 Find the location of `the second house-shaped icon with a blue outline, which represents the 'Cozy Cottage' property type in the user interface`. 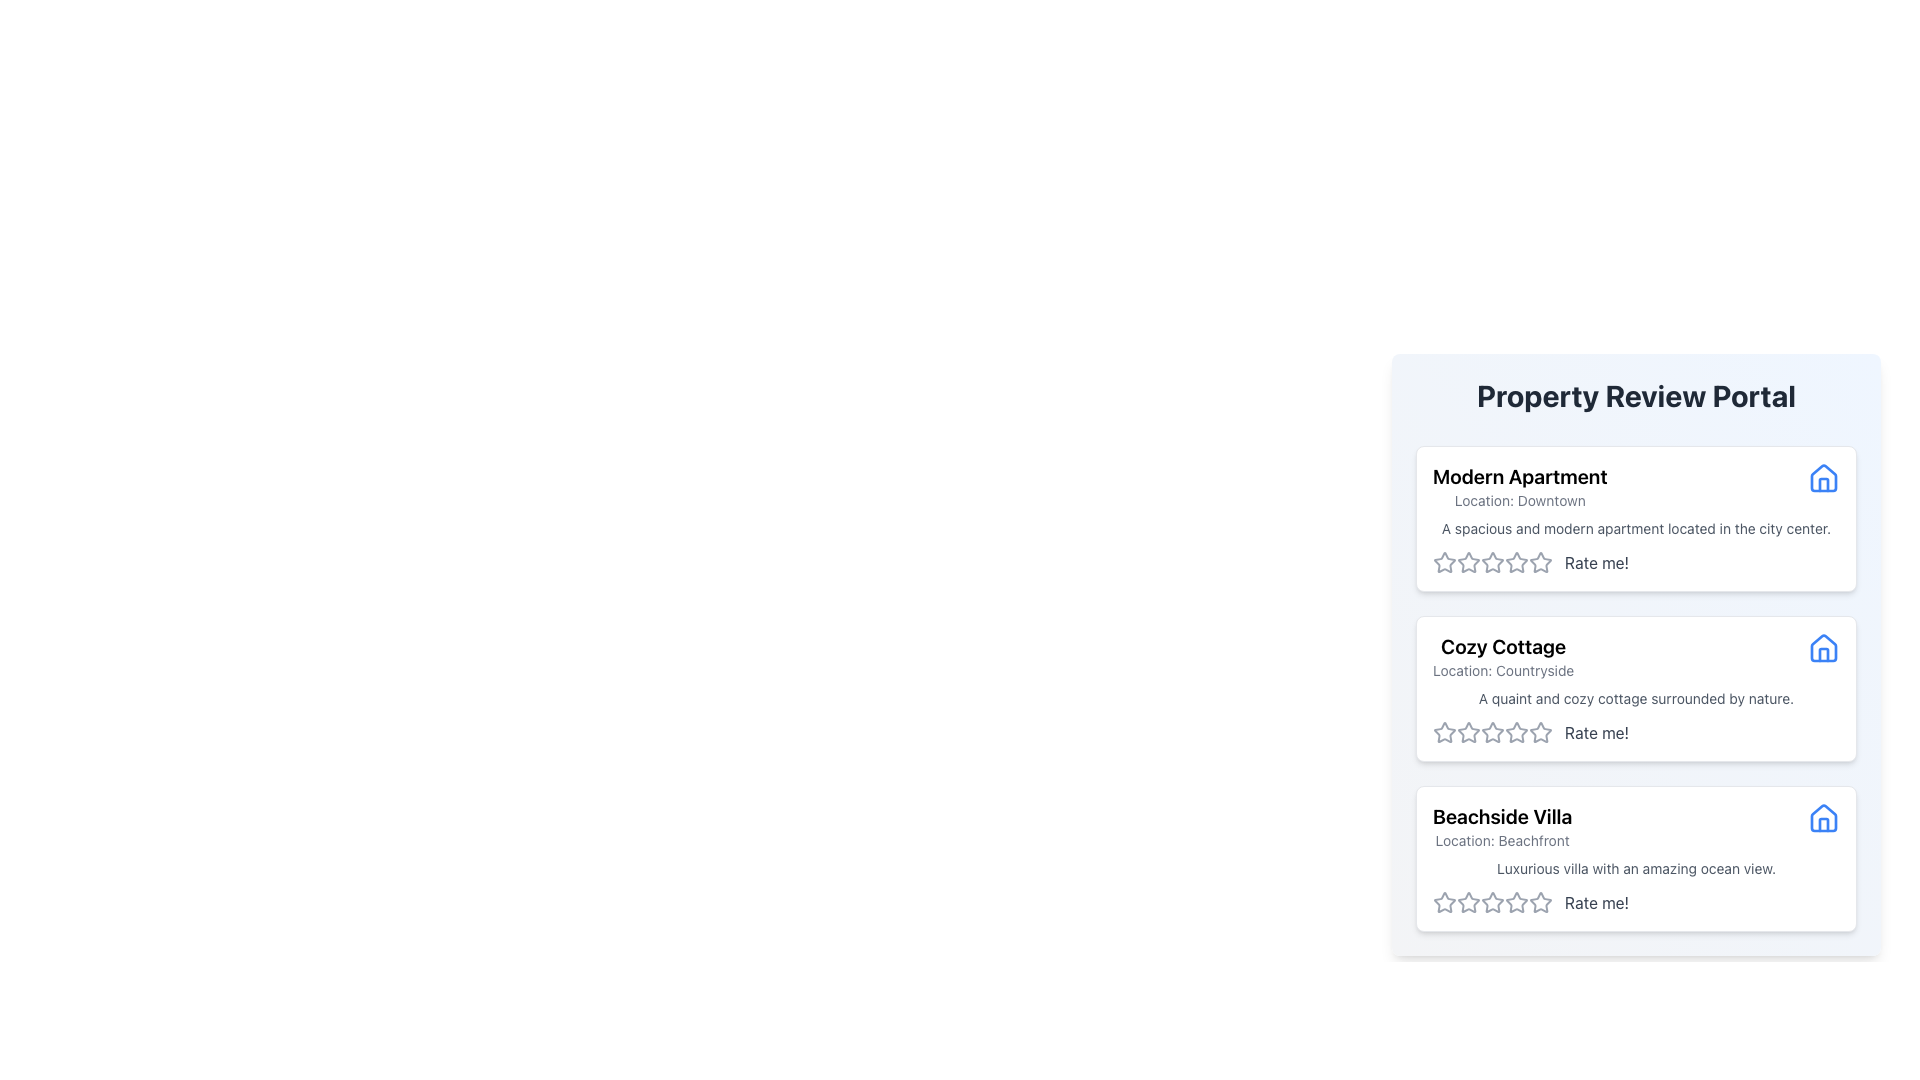

the second house-shaped icon with a blue outline, which represents the 'Cozy Cottage' property type in the user interface is located at coordinates (1824, 648).